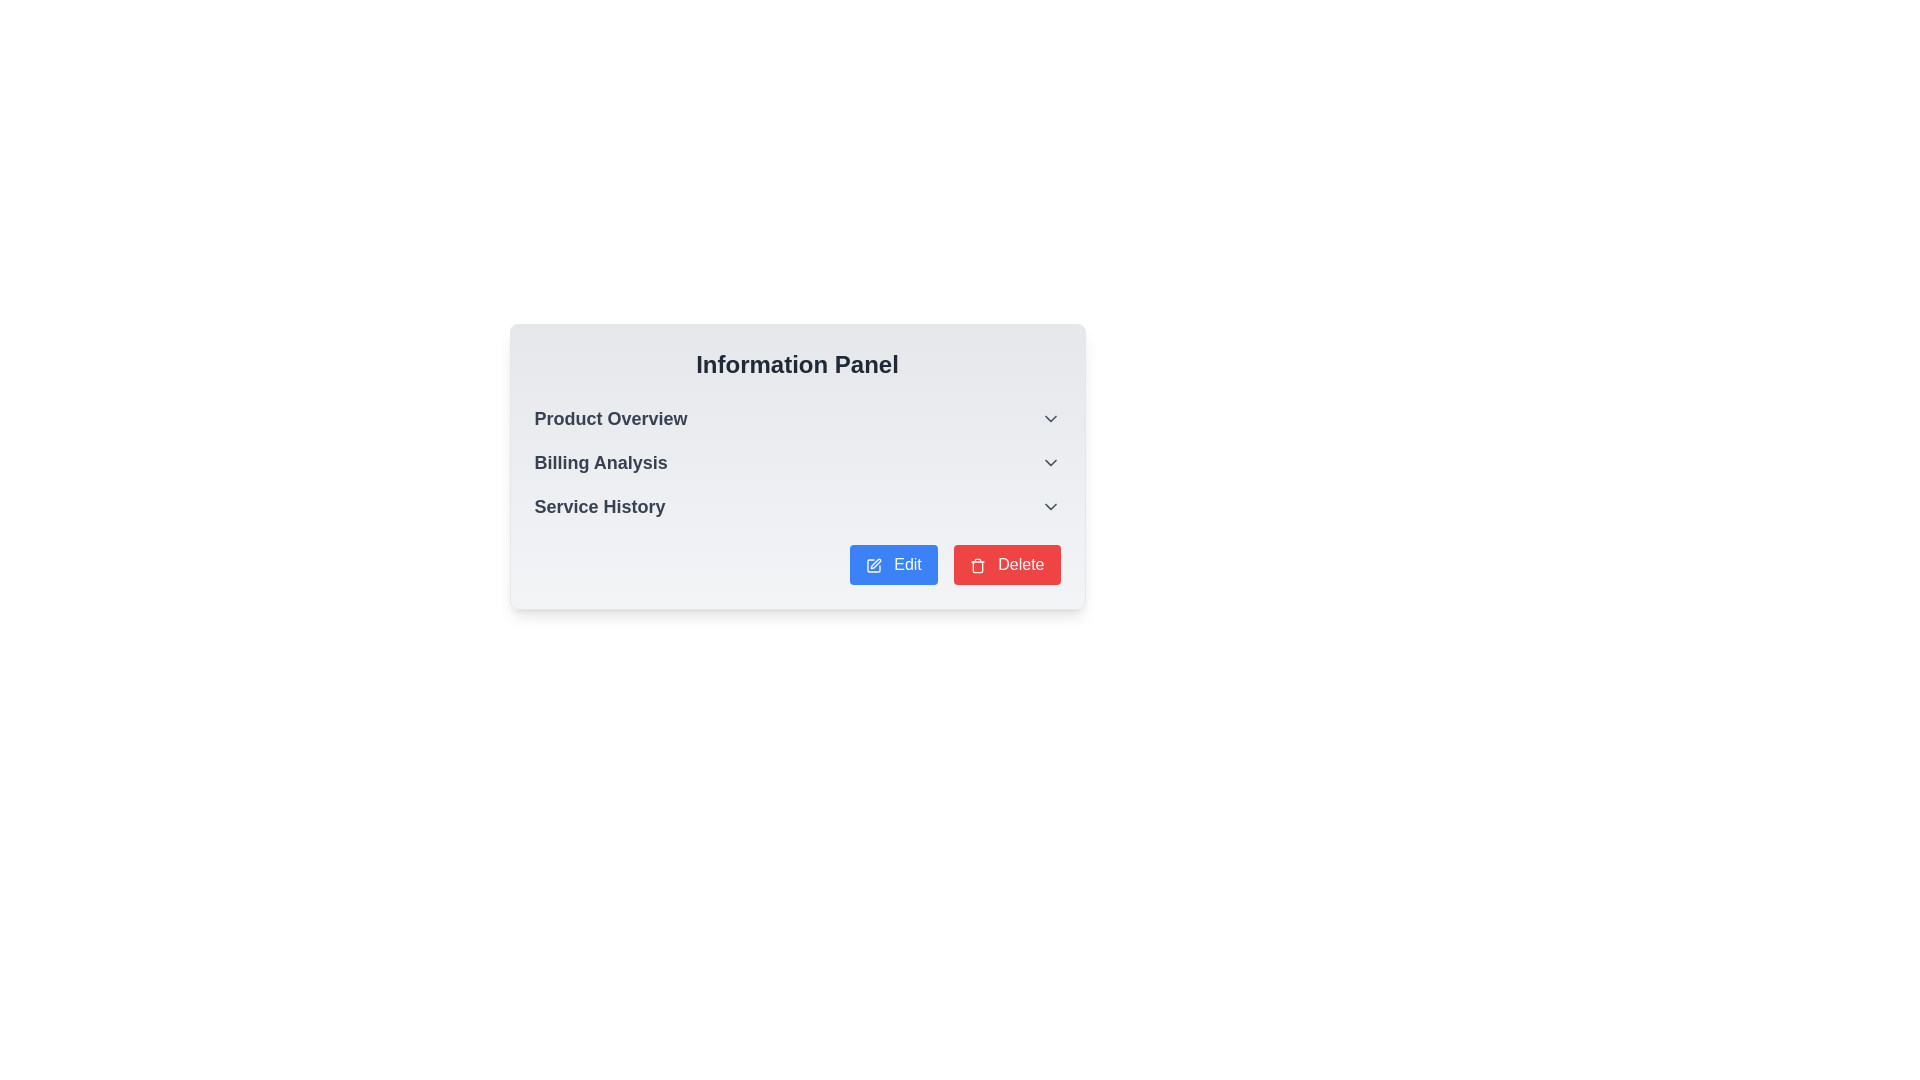 This screenshot has width=1920, height=1080. What do you see at coordinates (1049, 505) in the screenshot?
I see `the chevron-down icon button located to the right of the 'Service History' text in the 'Information Panel' section to indicate interactivity` at bounding box center [1049, 505].